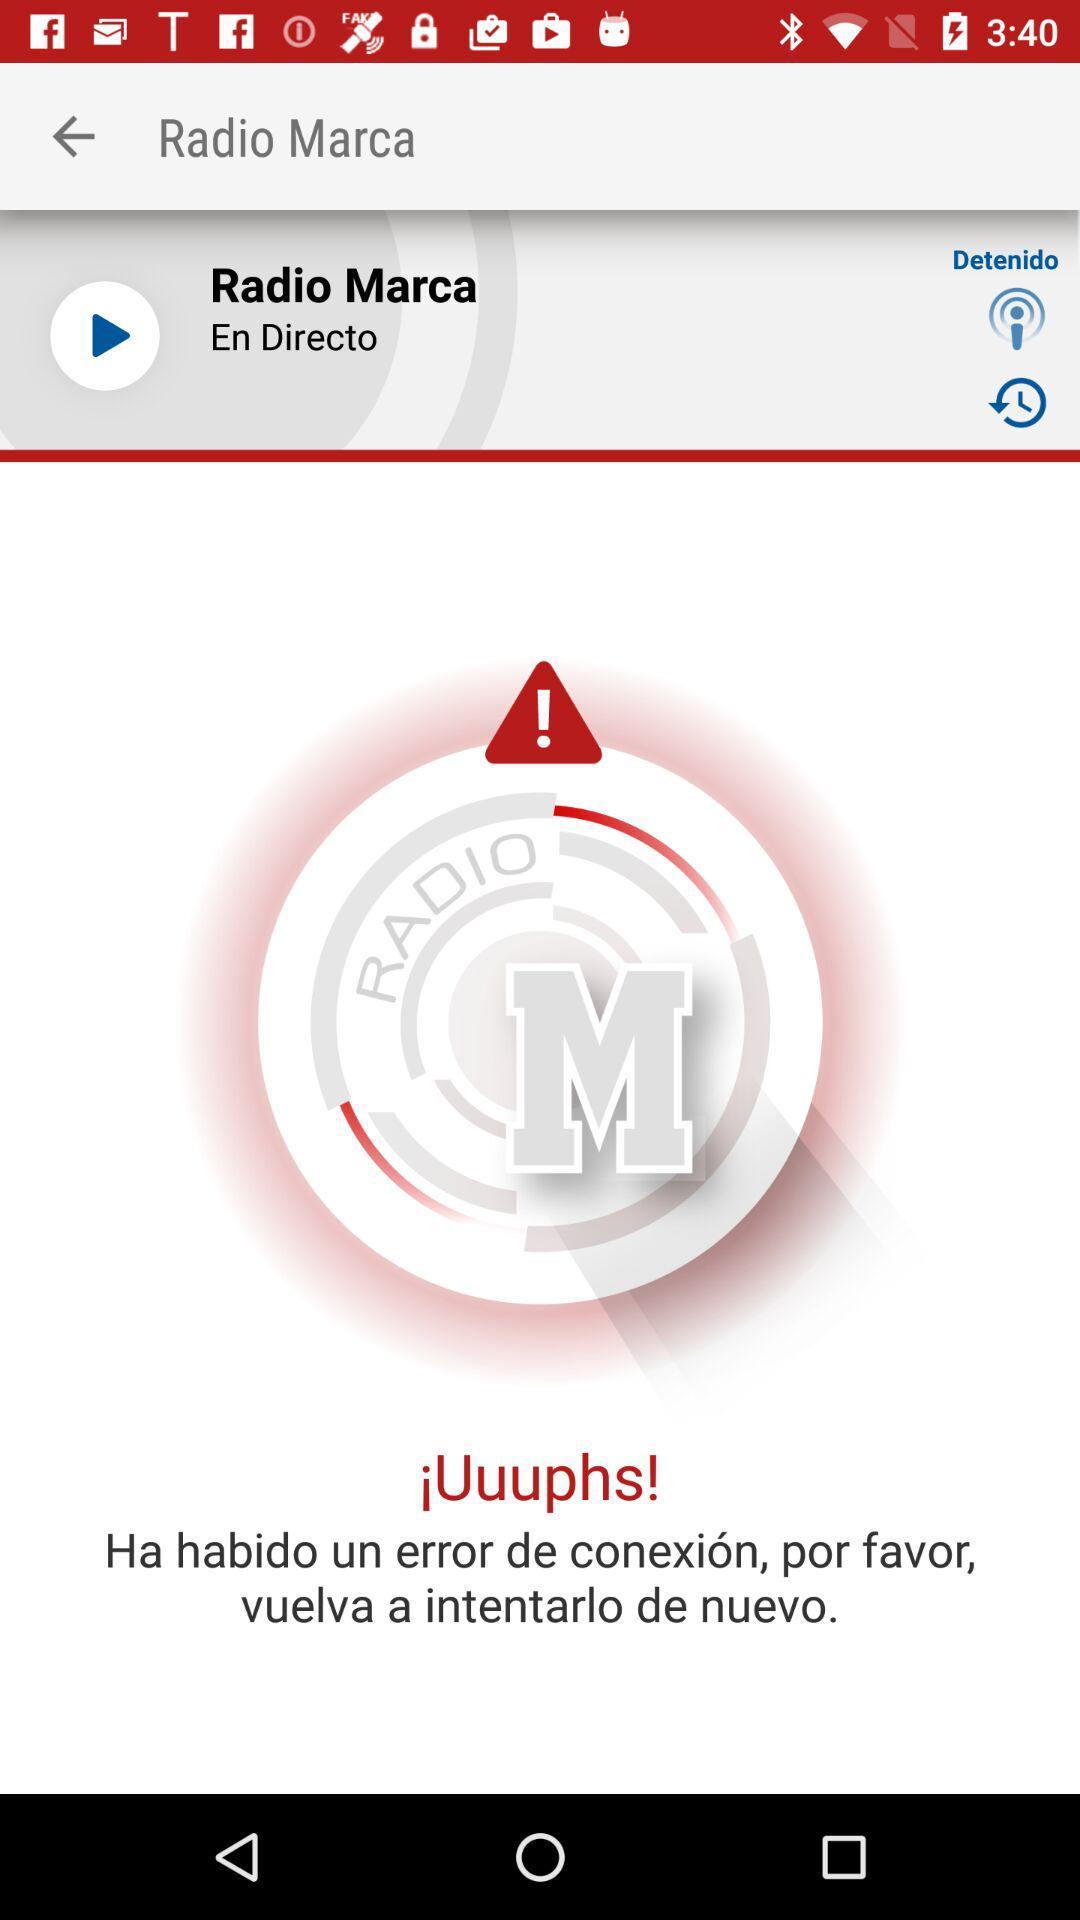 The width and height of the screenshot is (1080, 1920). Describe the element at coordinates (1017, 401) in the screenshot. I see `the history icon` at that location.